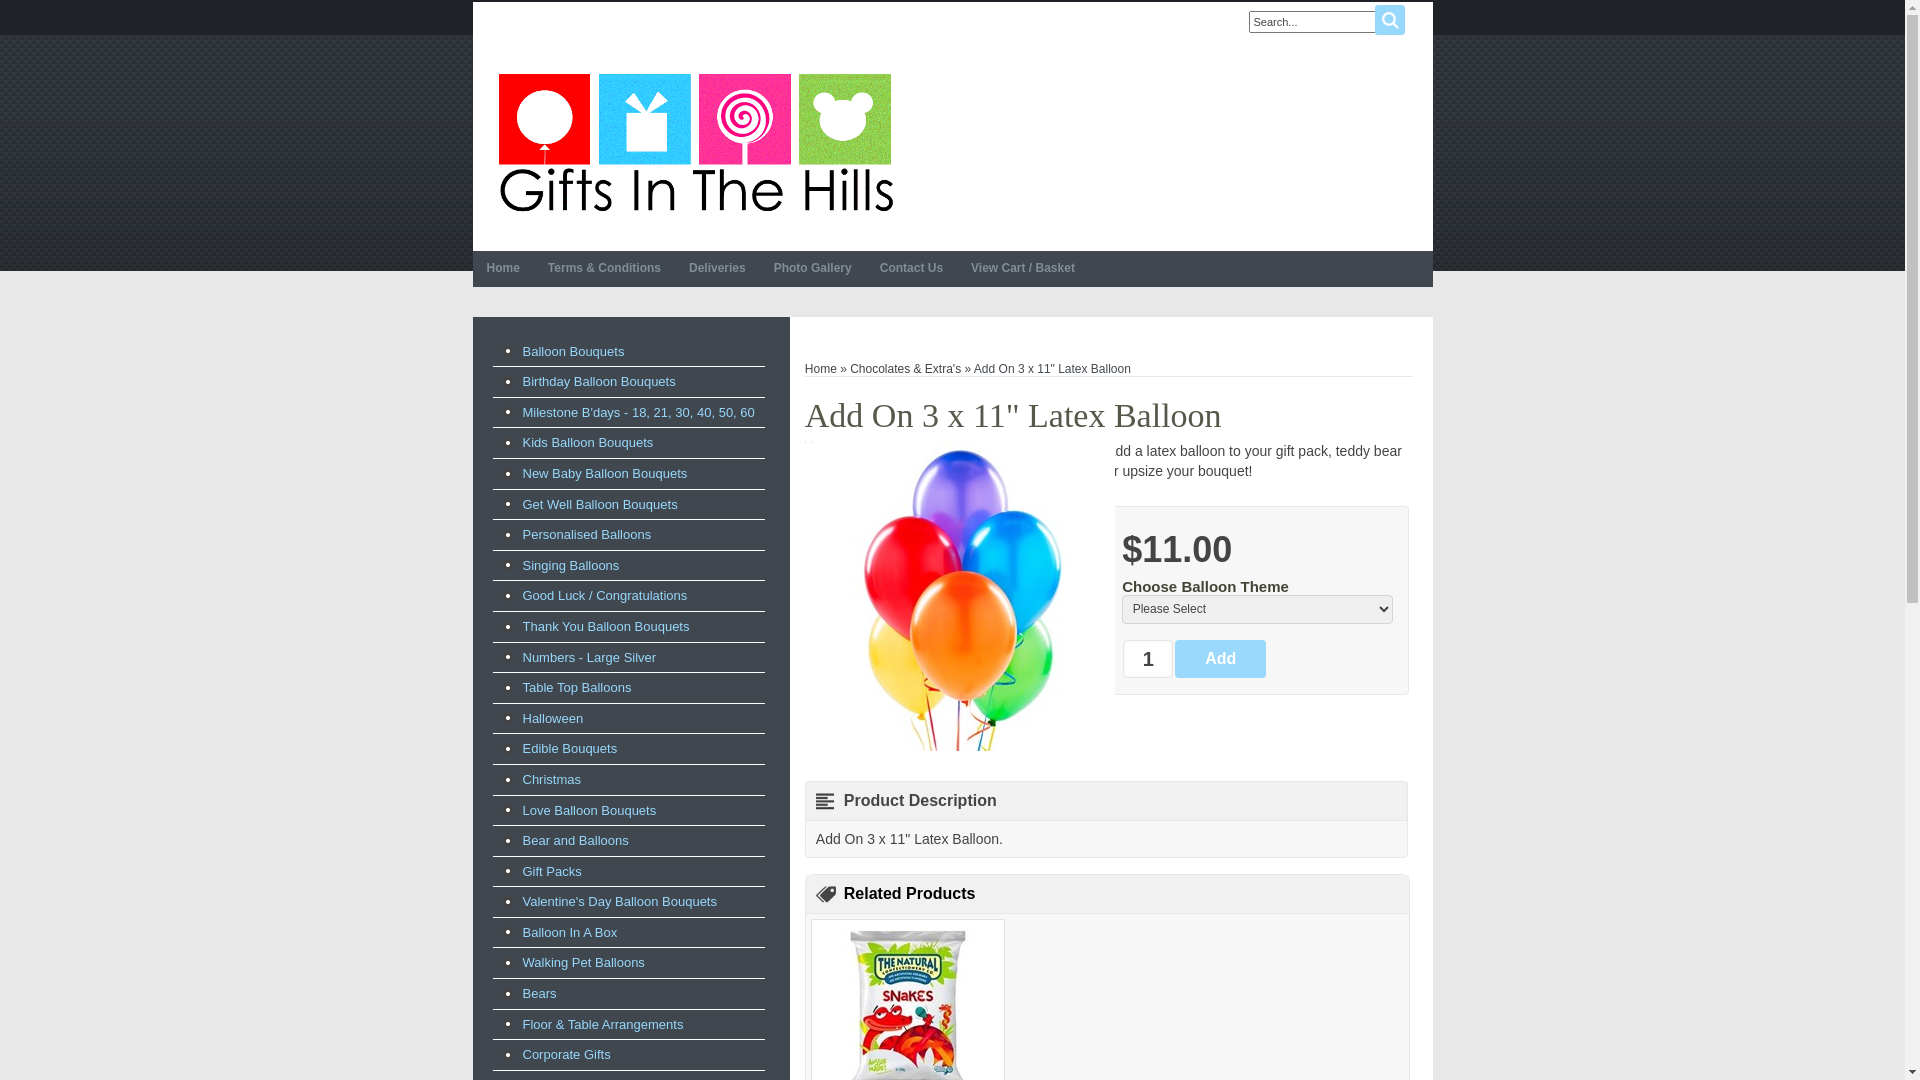  What do you see at coordinates (627, 658) in the screenshot?
I see `'Numbers - Large Silver'` at bounding box center [627, 658].